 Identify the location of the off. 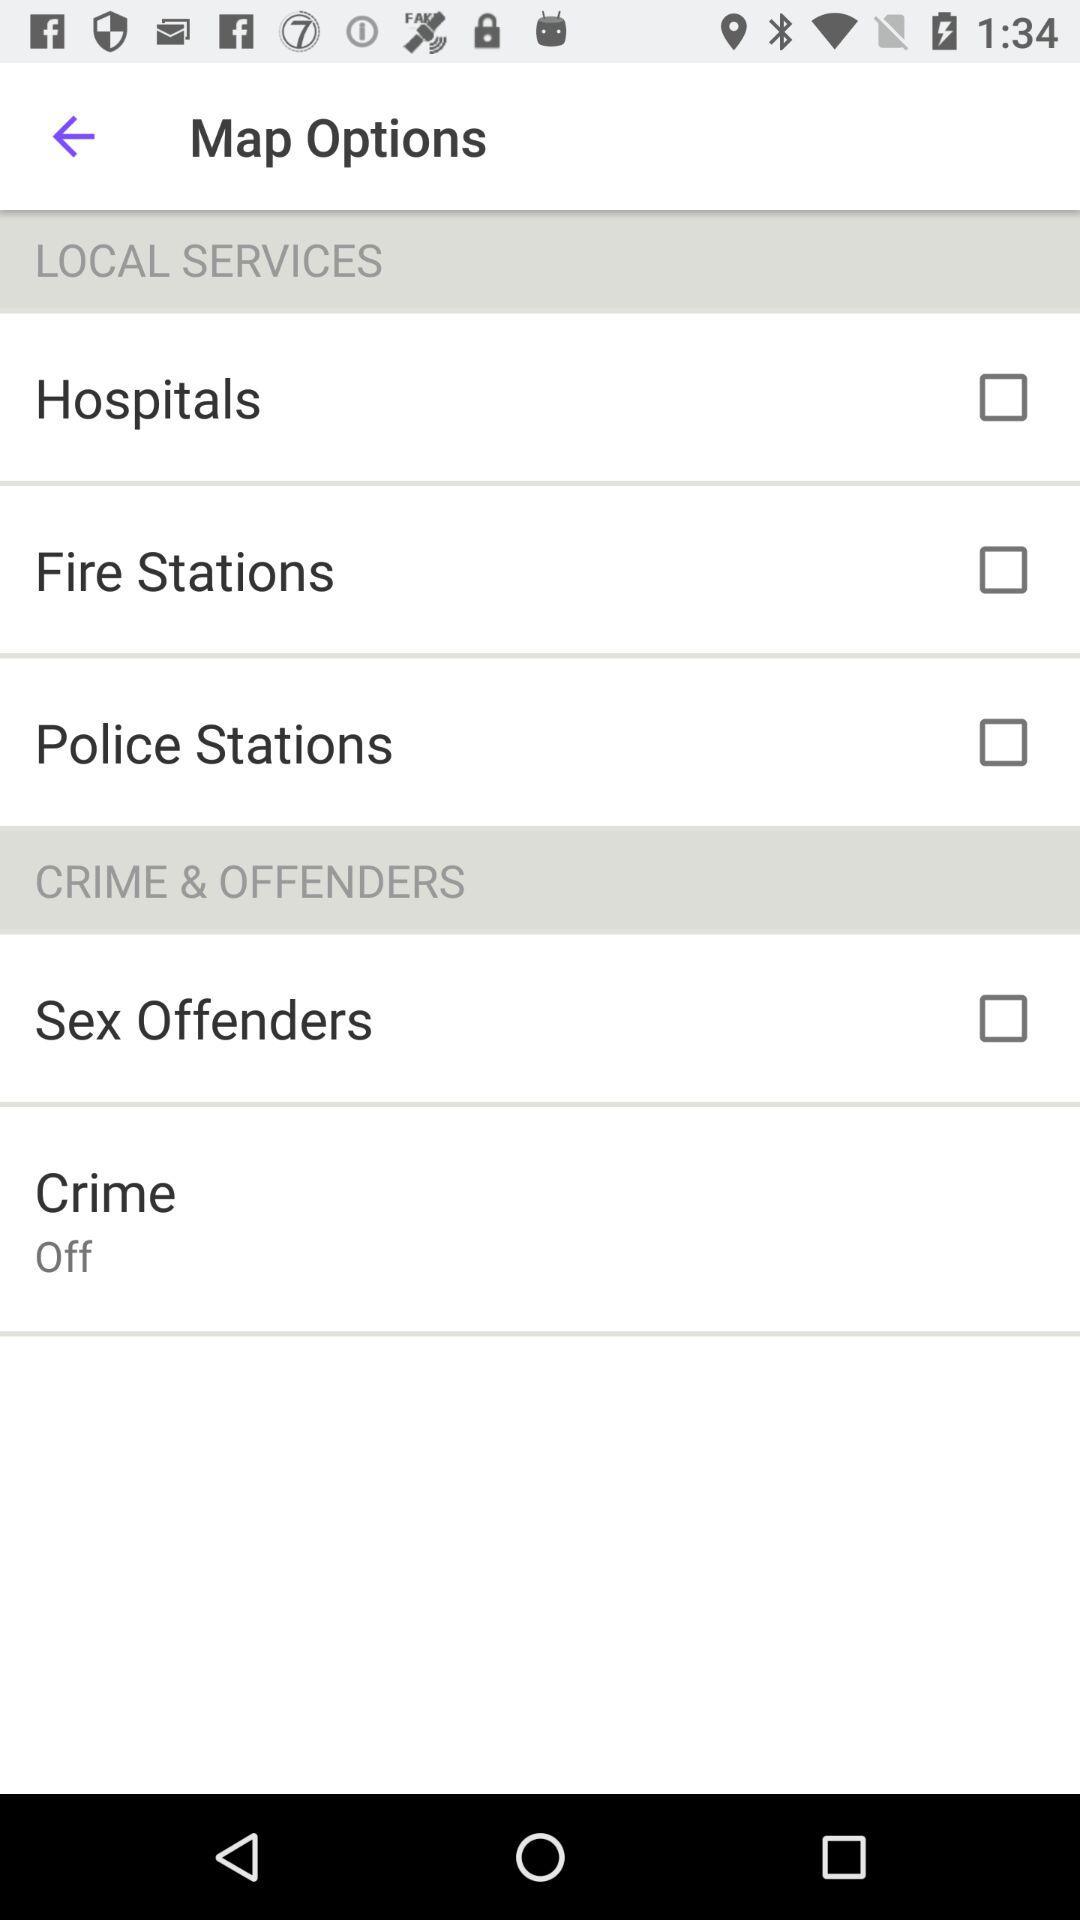
(62, 1254).